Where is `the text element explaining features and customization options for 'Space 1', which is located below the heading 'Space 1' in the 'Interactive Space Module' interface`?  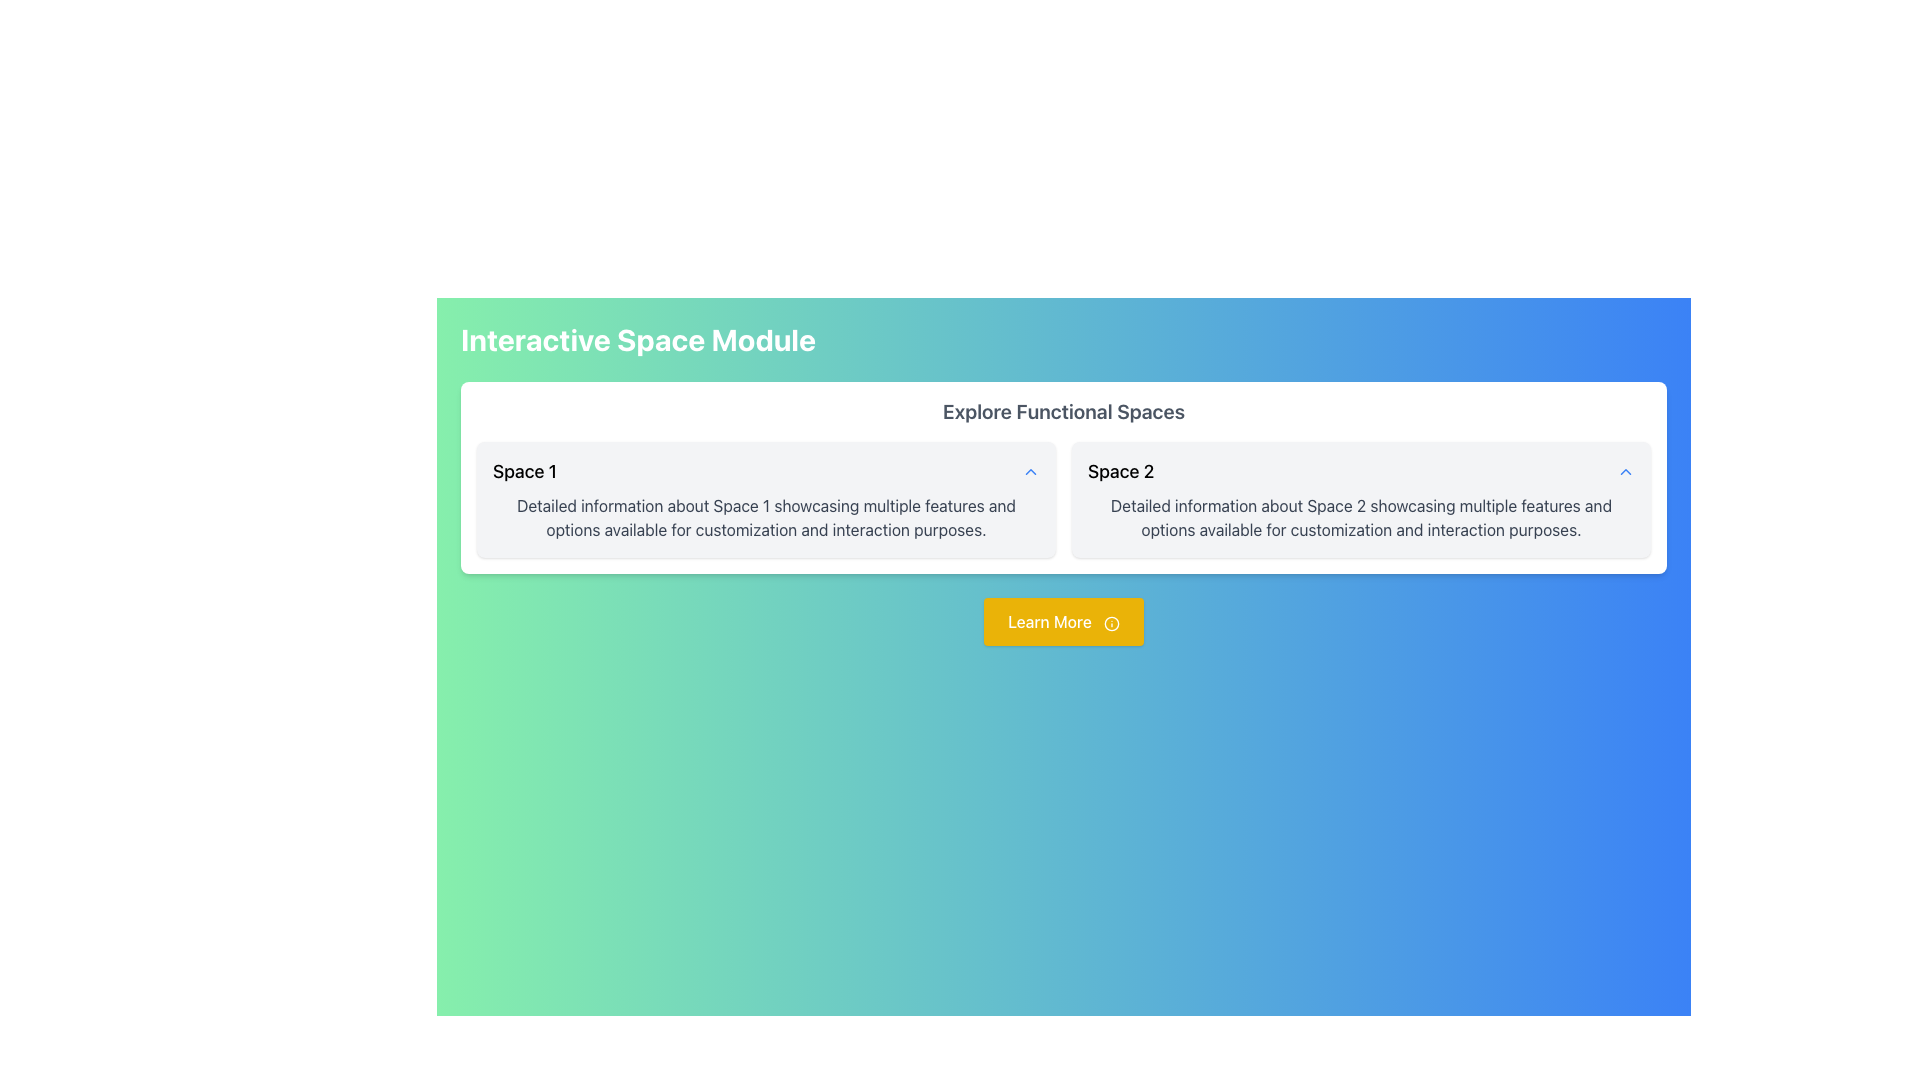
the text element explaining features and customization options for 'Space 1', which is located below the heading 'Space 1' in the 'Interactive Space Module' interface is located at coordinates (765, 516).